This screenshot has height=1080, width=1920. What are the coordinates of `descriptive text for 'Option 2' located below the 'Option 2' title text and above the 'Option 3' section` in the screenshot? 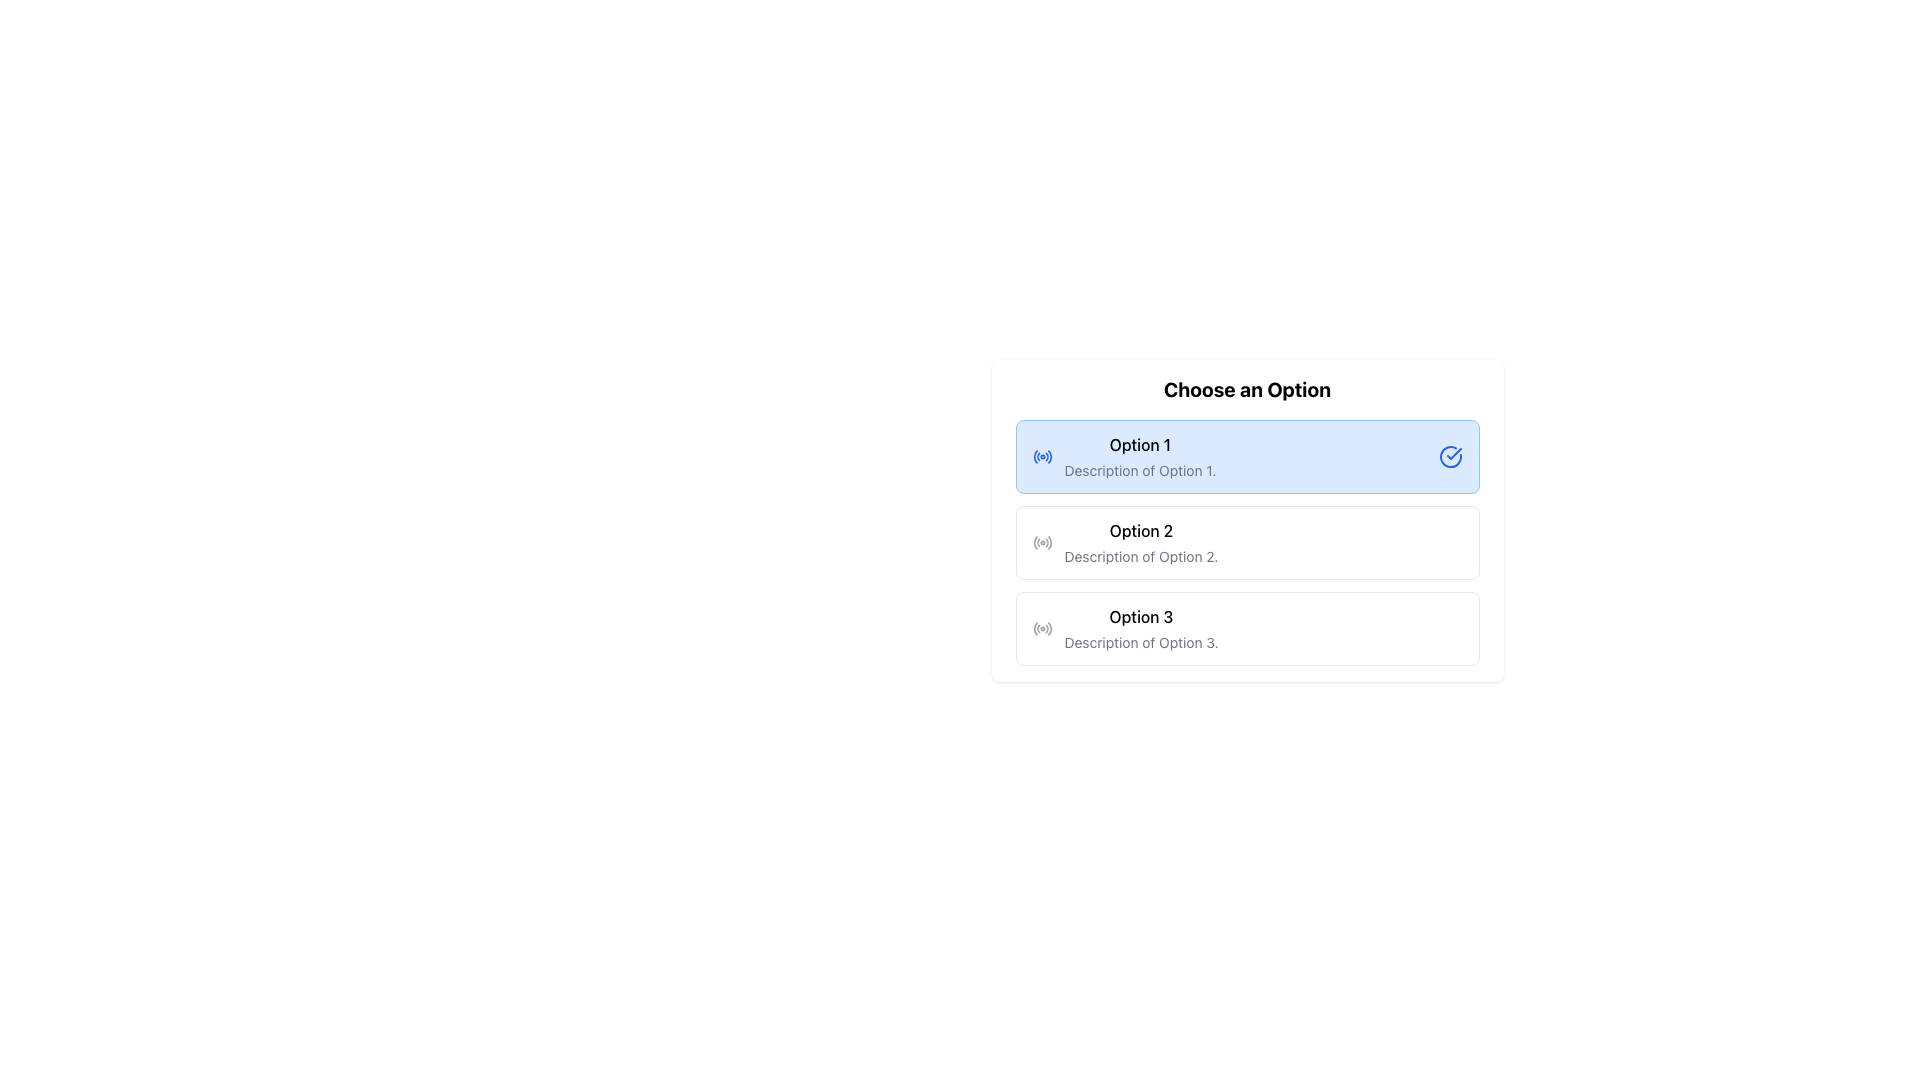 It's located at (1141, 556).